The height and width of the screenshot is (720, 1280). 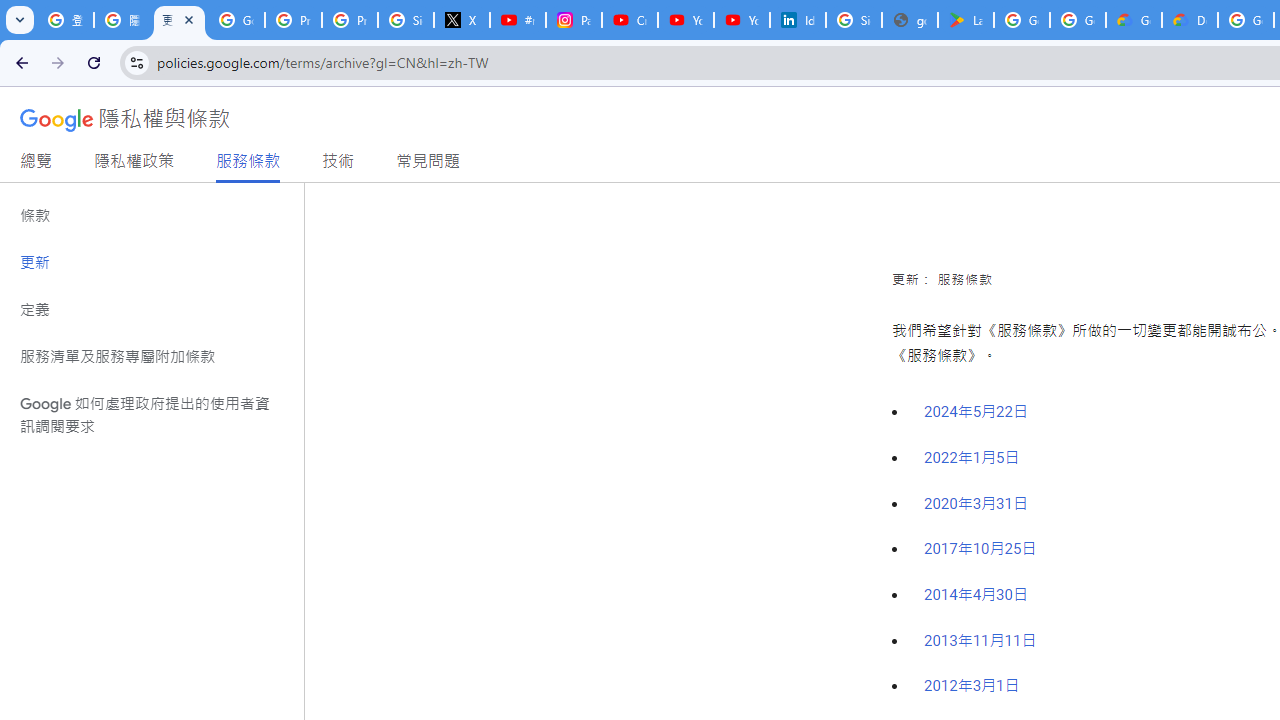 I want to click on 'X', so click(x=461, y=20).